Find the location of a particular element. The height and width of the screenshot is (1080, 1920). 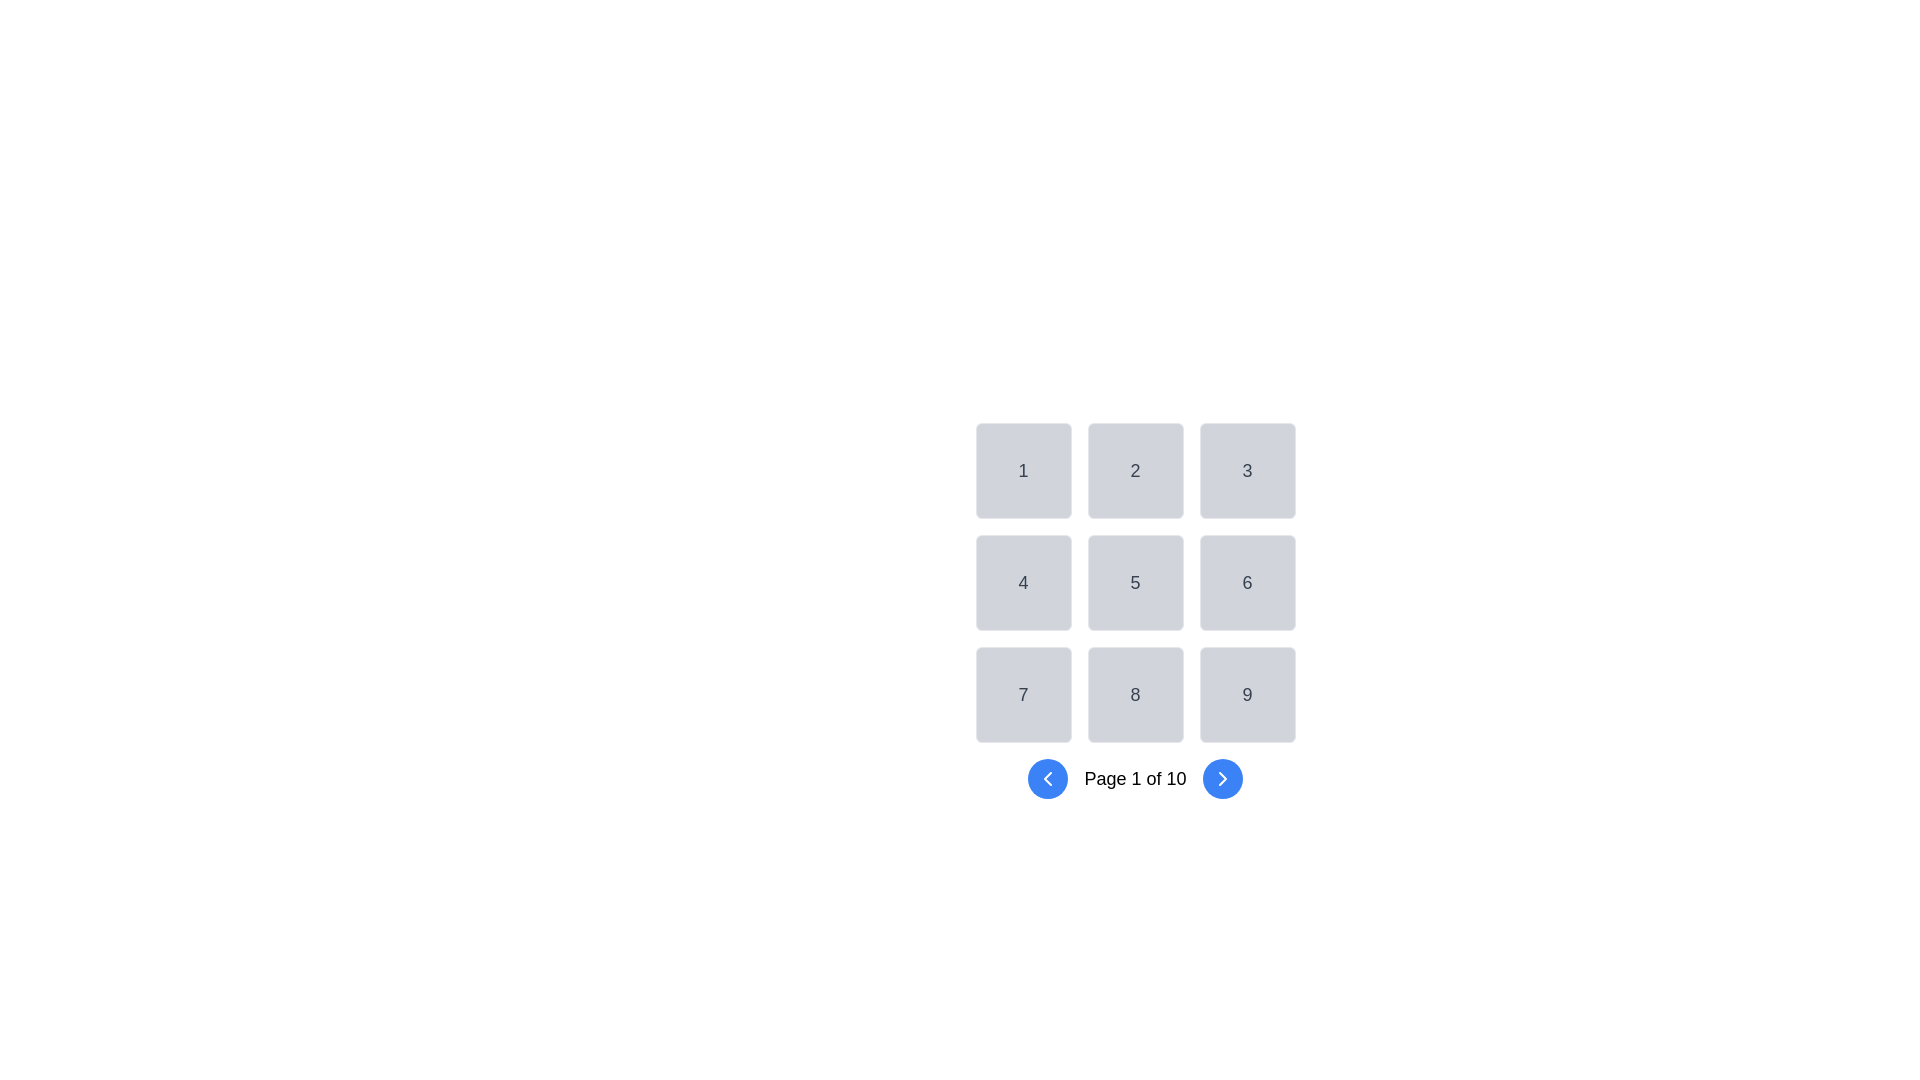

the square-shaped button labeled '1' in the top-left corner of the 3x3 grid layout is located at coordinates (1023, 470).